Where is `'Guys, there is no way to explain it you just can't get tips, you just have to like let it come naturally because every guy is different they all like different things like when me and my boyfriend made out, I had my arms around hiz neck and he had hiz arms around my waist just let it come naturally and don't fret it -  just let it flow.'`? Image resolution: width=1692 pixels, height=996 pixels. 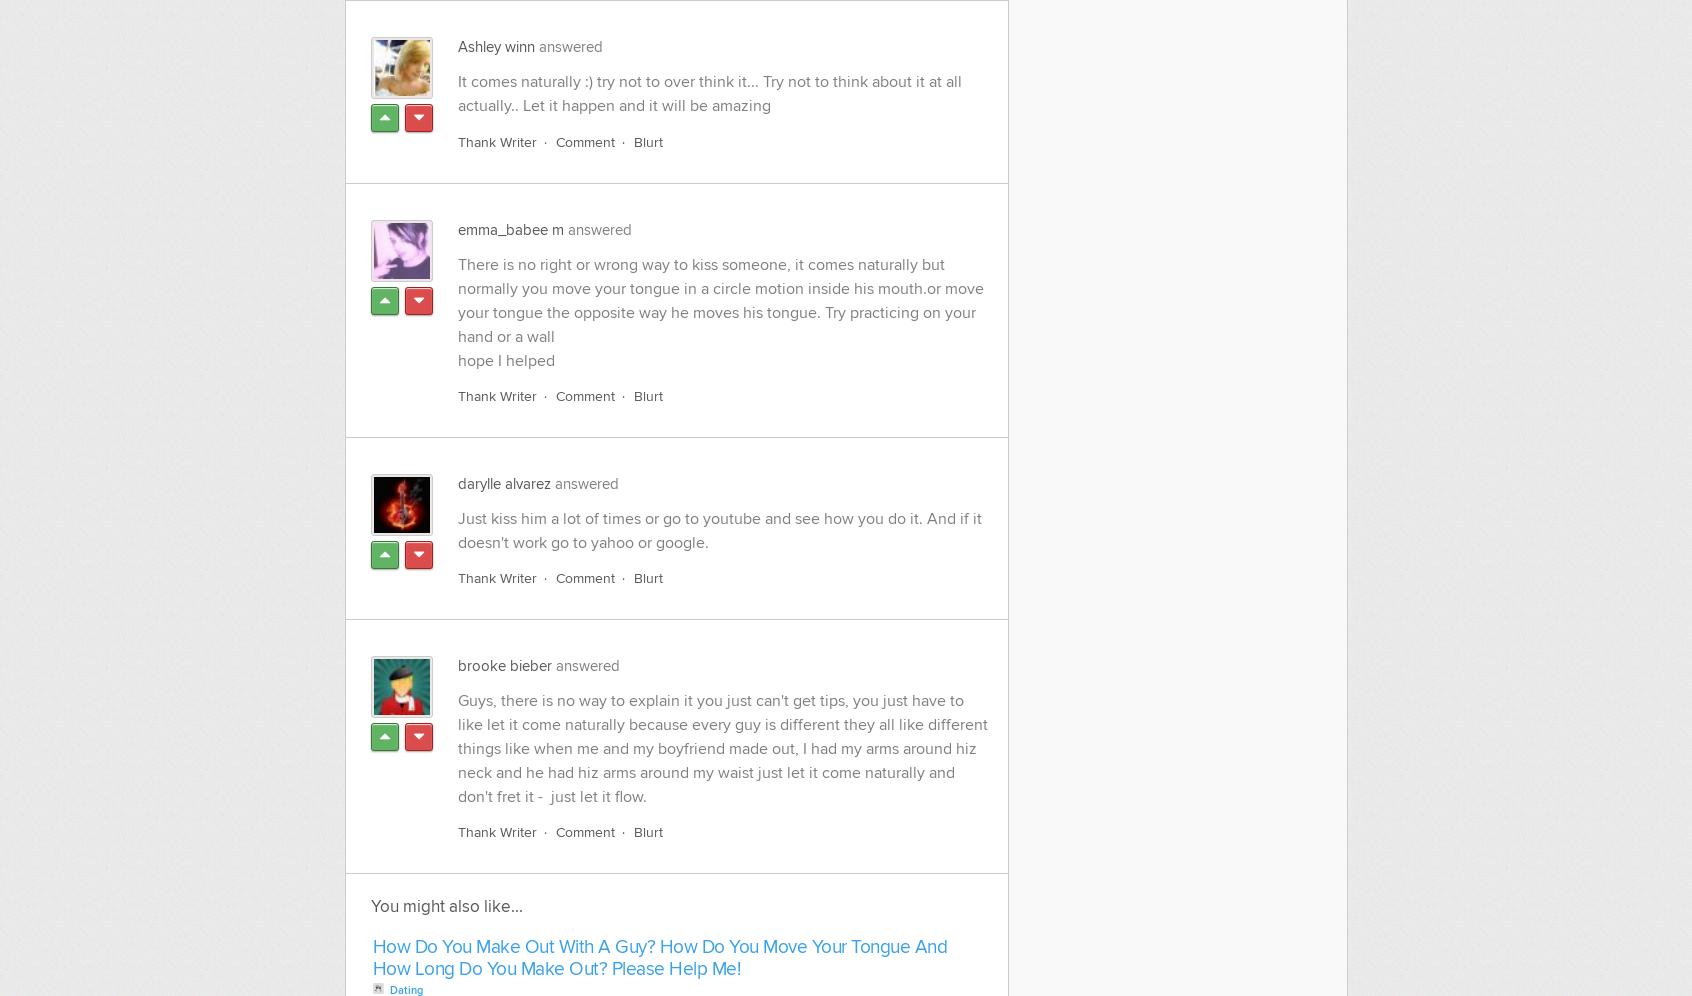 'Guys, there is no way to explain it you just can't get tips, you just have to like let it come naturally because every guy is different they all like different things like when me and my boyfriend made out, I had my arms around hiz neck and he had hiz arms around my waist just let it come naturally and don't fret it -  just let it flow.' is located at coordinates (720, 747).